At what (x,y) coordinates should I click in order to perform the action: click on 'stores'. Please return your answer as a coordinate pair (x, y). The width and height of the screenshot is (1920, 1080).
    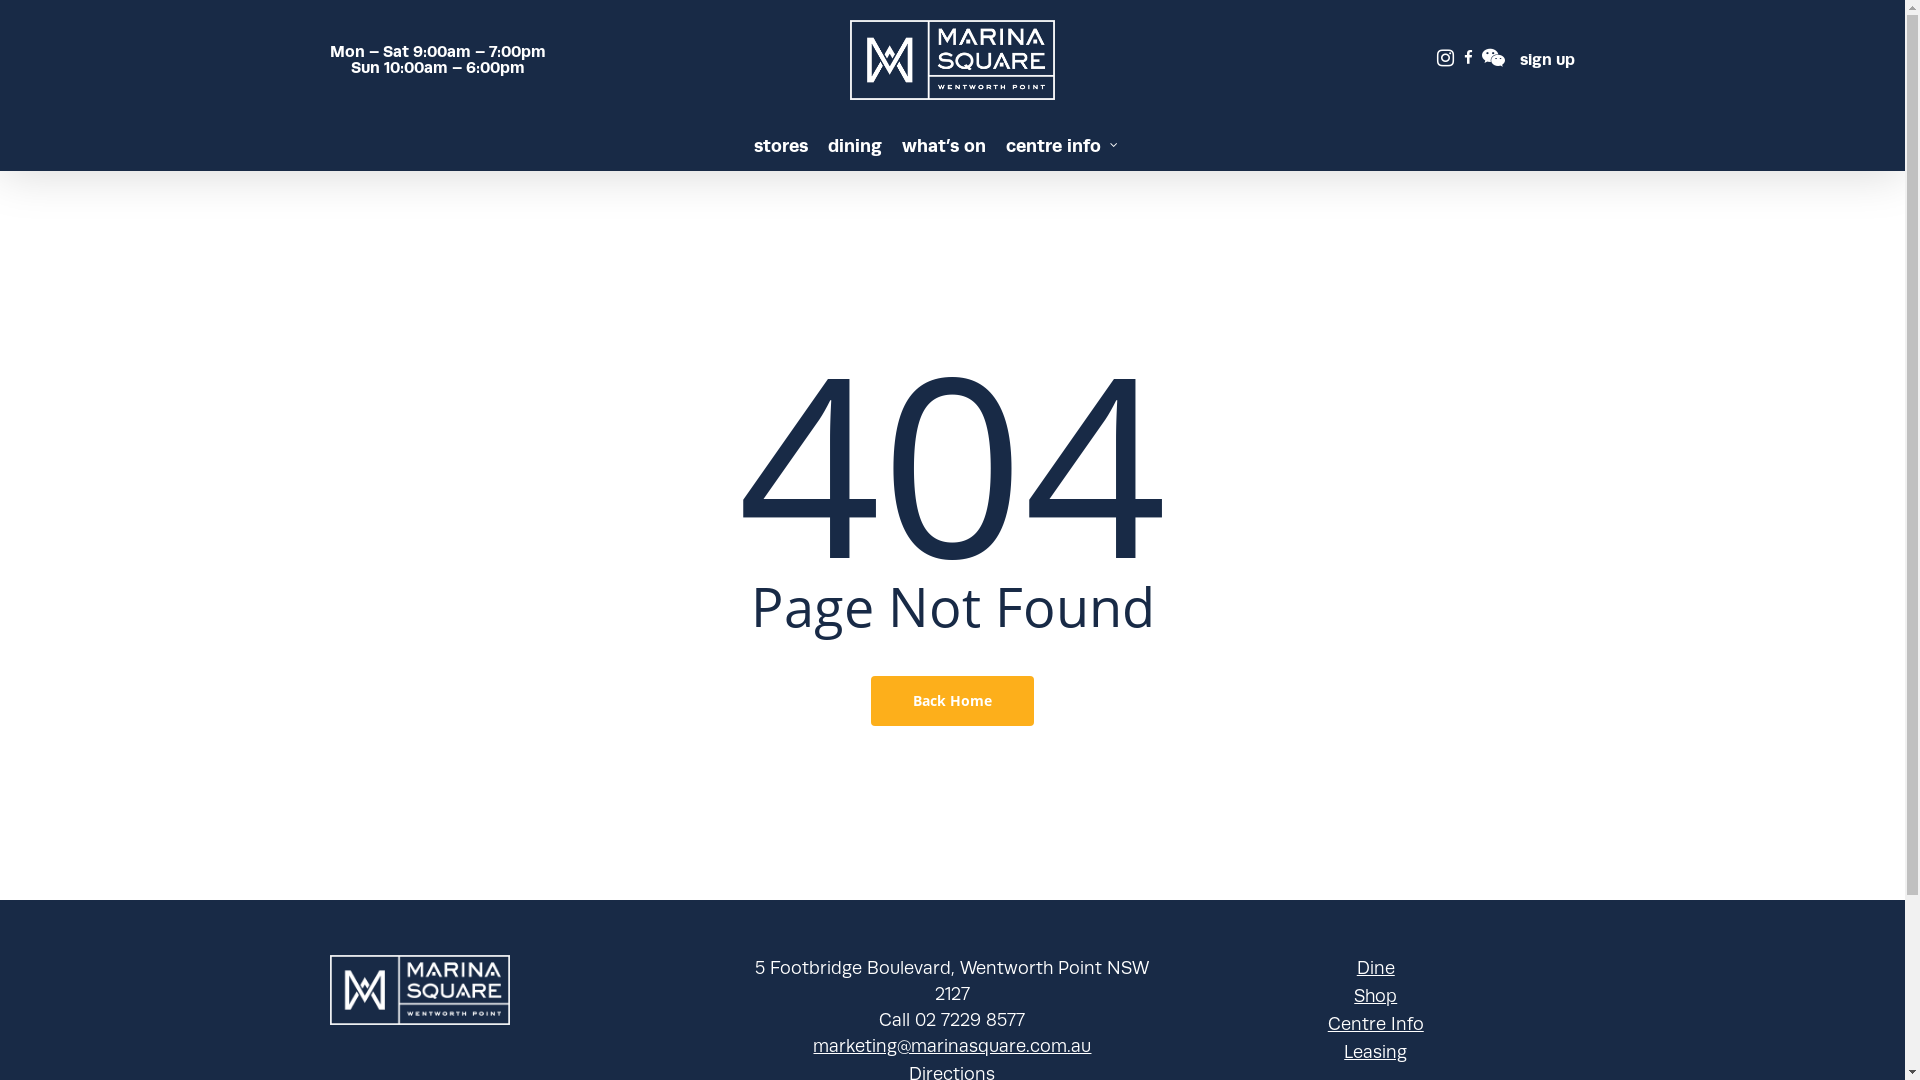
    Looking at the image, I should click on (780, 144).